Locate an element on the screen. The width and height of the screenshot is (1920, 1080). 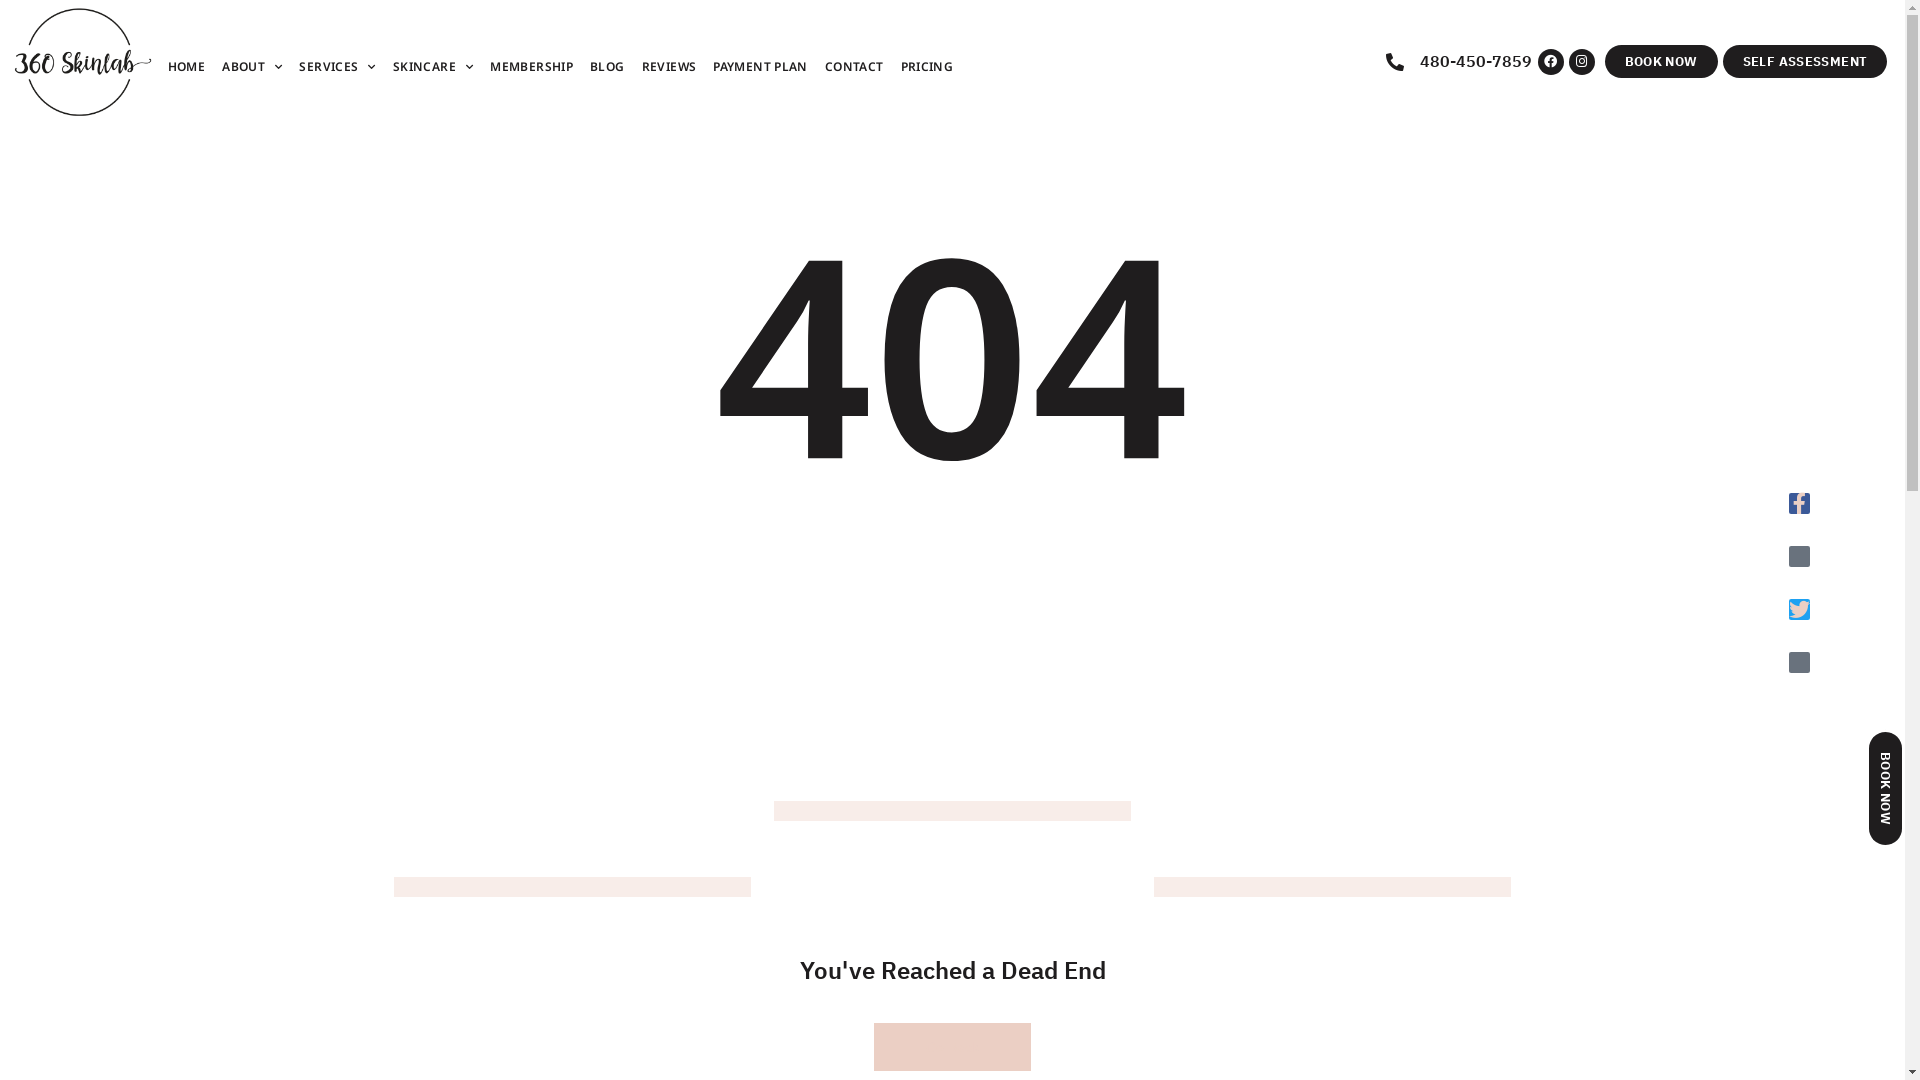
'BLOG' is located at coordinates (606, 65).